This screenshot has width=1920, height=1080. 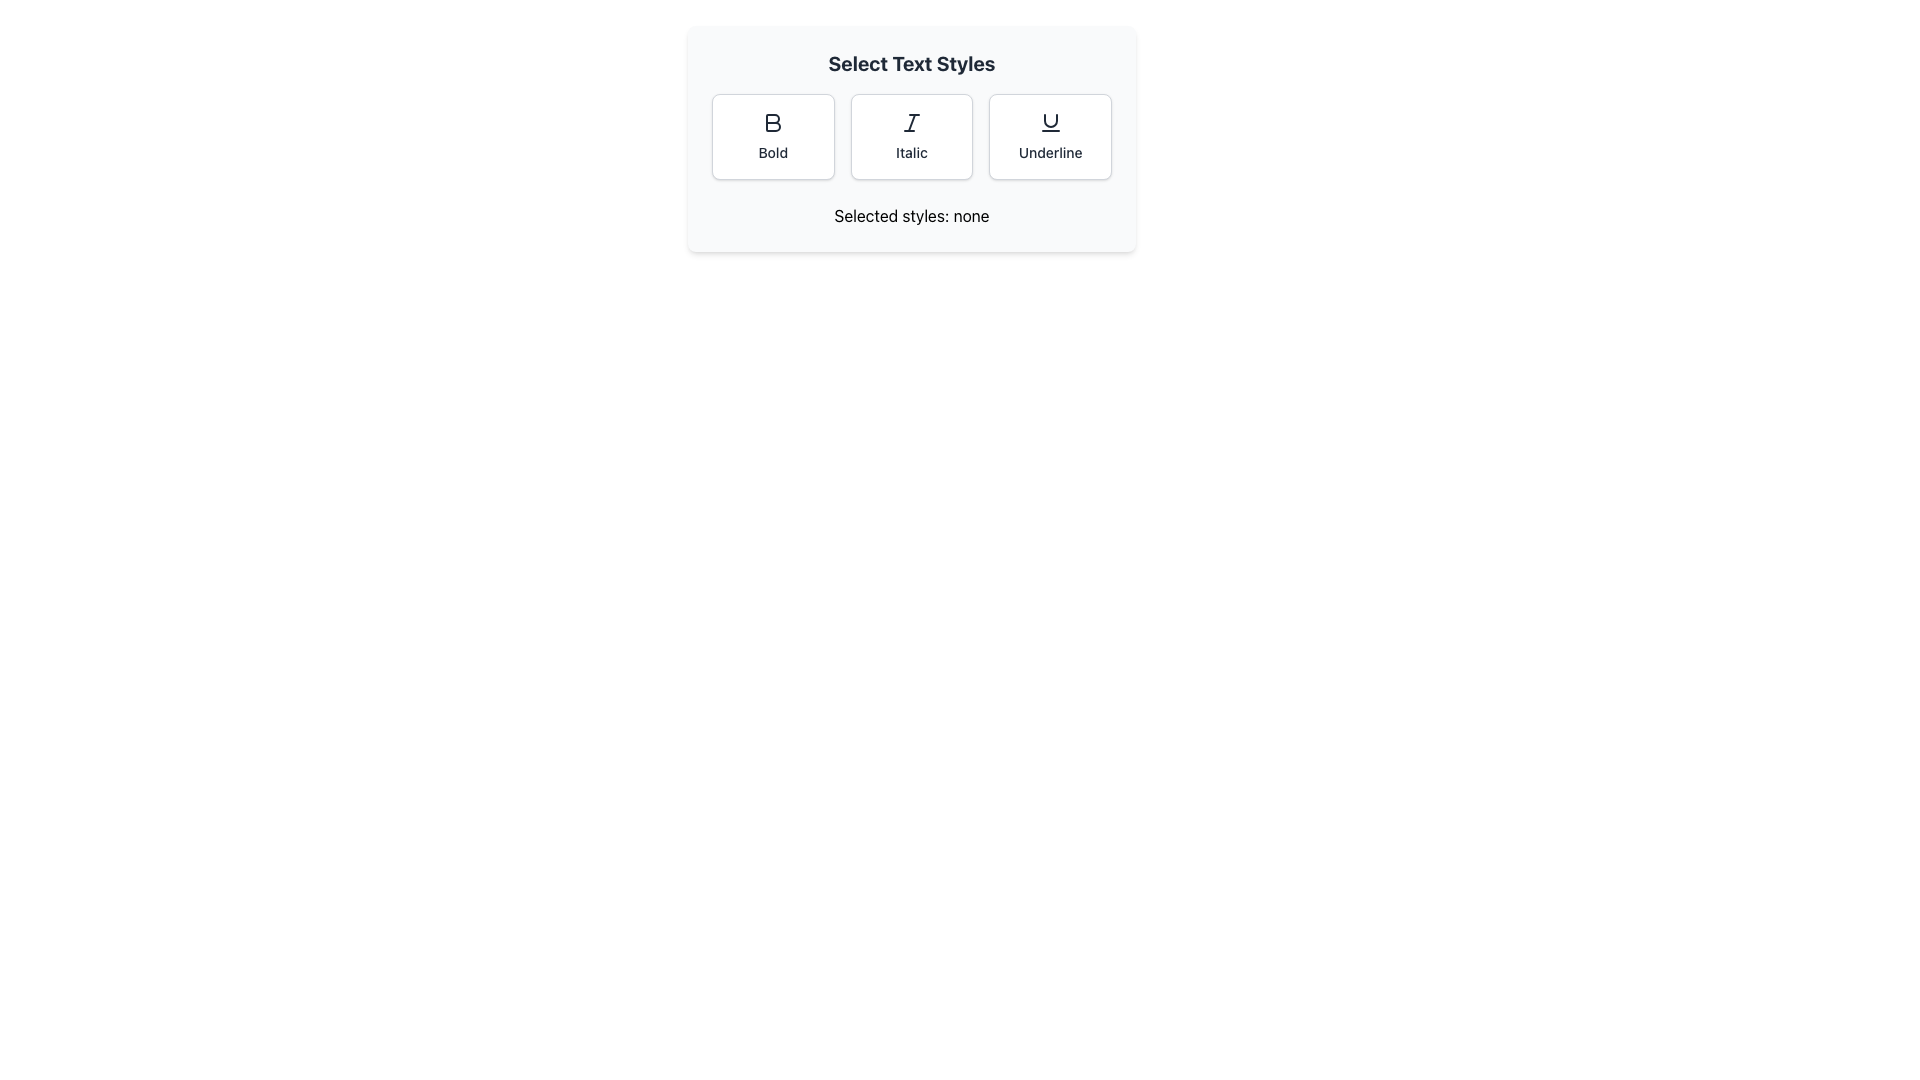 I want to click on the text label 'Select Text Styles' which is positioned at the top of the content card, indicating the heading for text style selection, so click(x=911, y=63).